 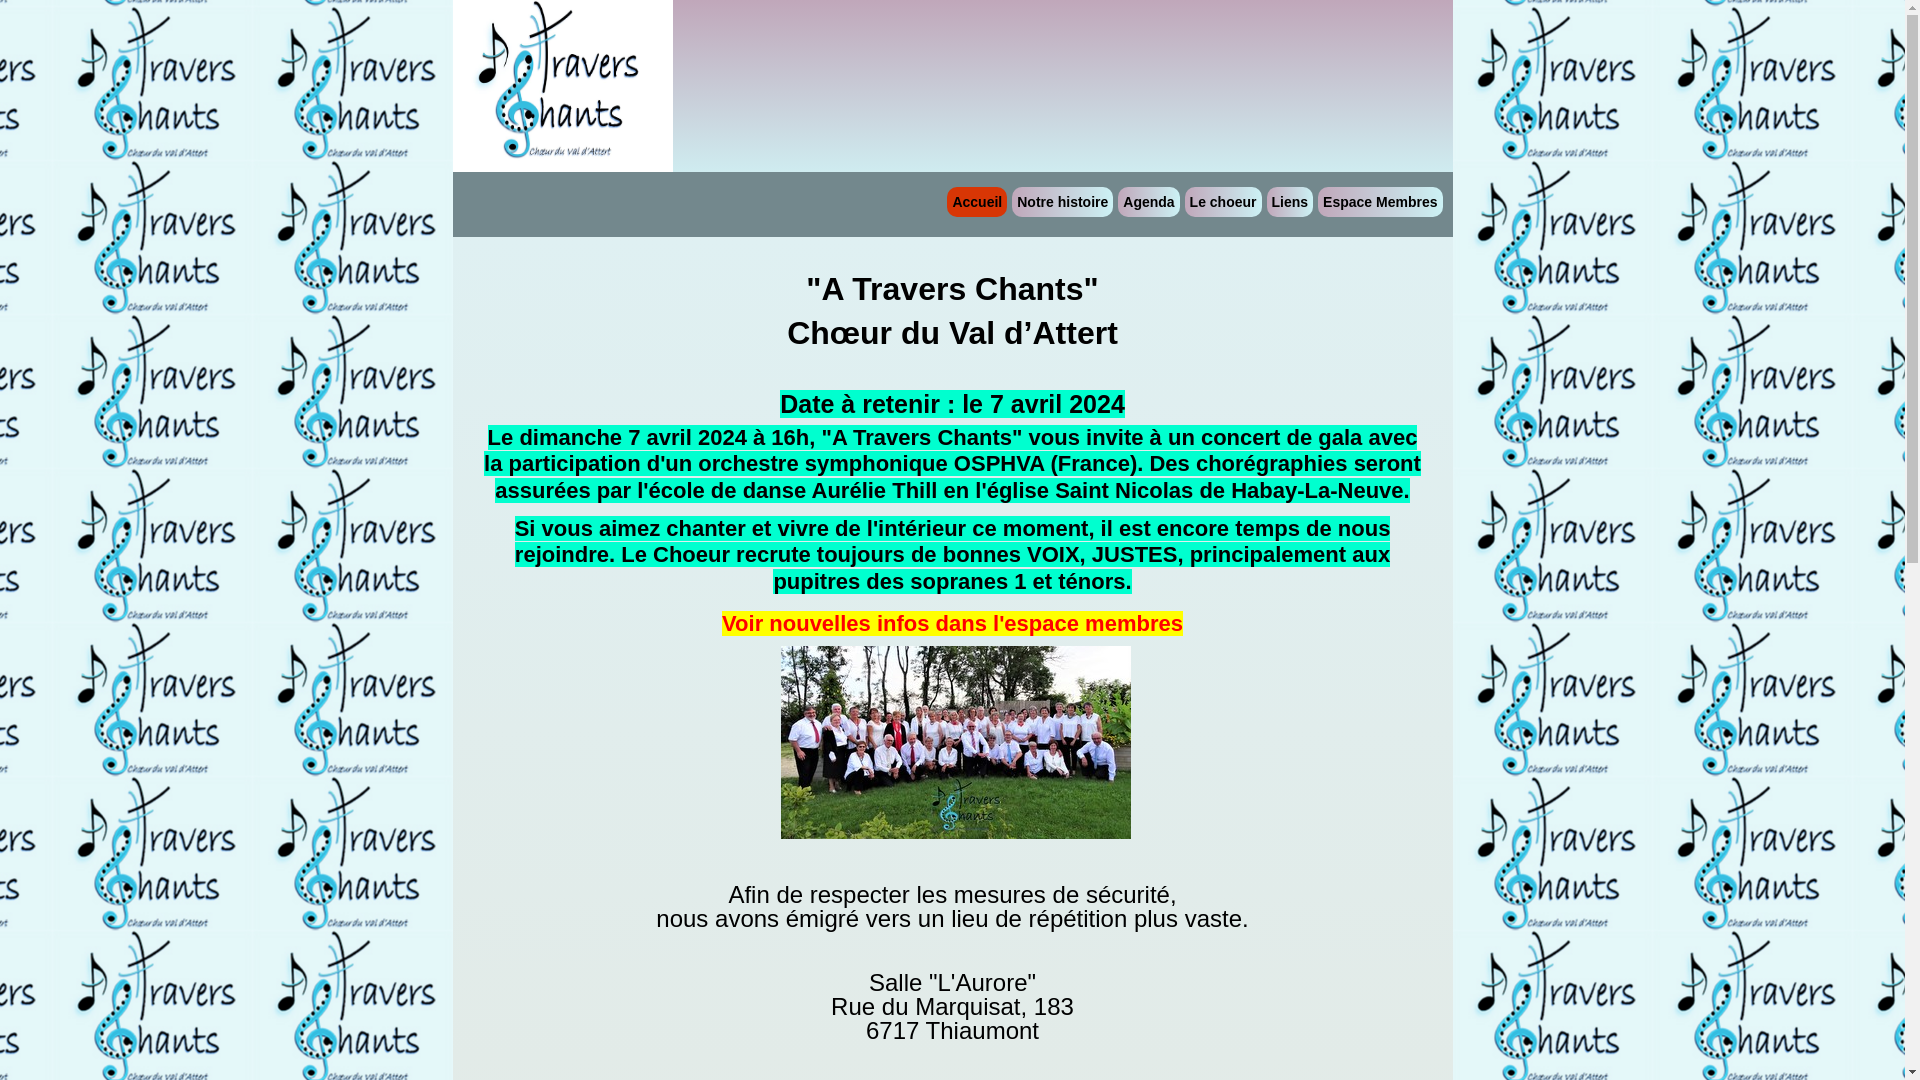 I want to click on 'Espace Membres', so click(x=1379, y=201).